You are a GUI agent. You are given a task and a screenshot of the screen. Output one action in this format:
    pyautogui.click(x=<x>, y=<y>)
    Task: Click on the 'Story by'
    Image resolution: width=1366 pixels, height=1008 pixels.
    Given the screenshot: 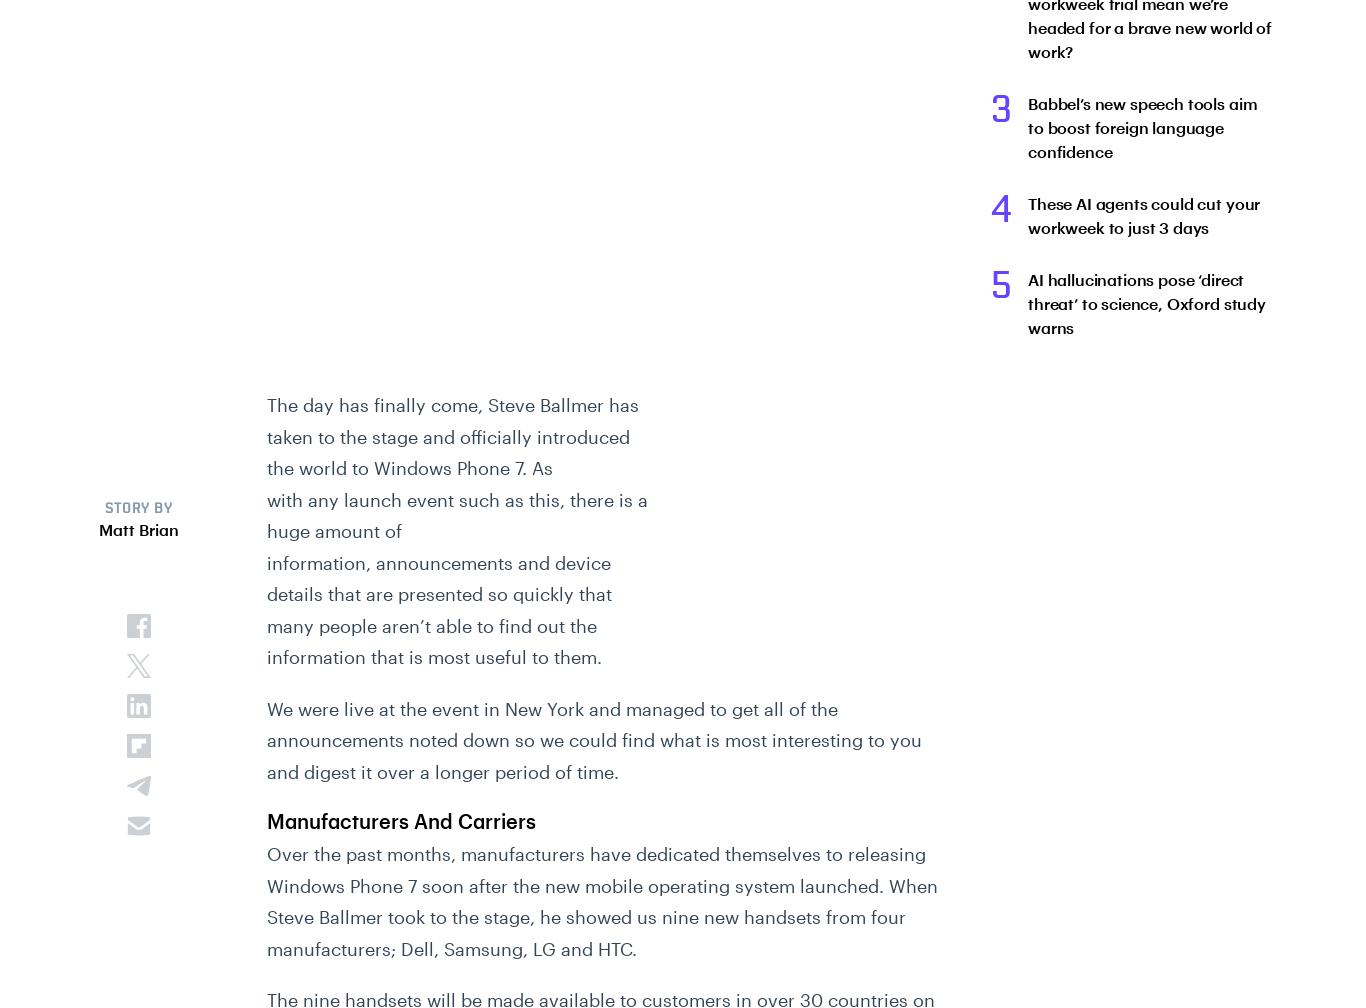 What is the action you would take?
    pyautogui.click(x=137, y=509)
    